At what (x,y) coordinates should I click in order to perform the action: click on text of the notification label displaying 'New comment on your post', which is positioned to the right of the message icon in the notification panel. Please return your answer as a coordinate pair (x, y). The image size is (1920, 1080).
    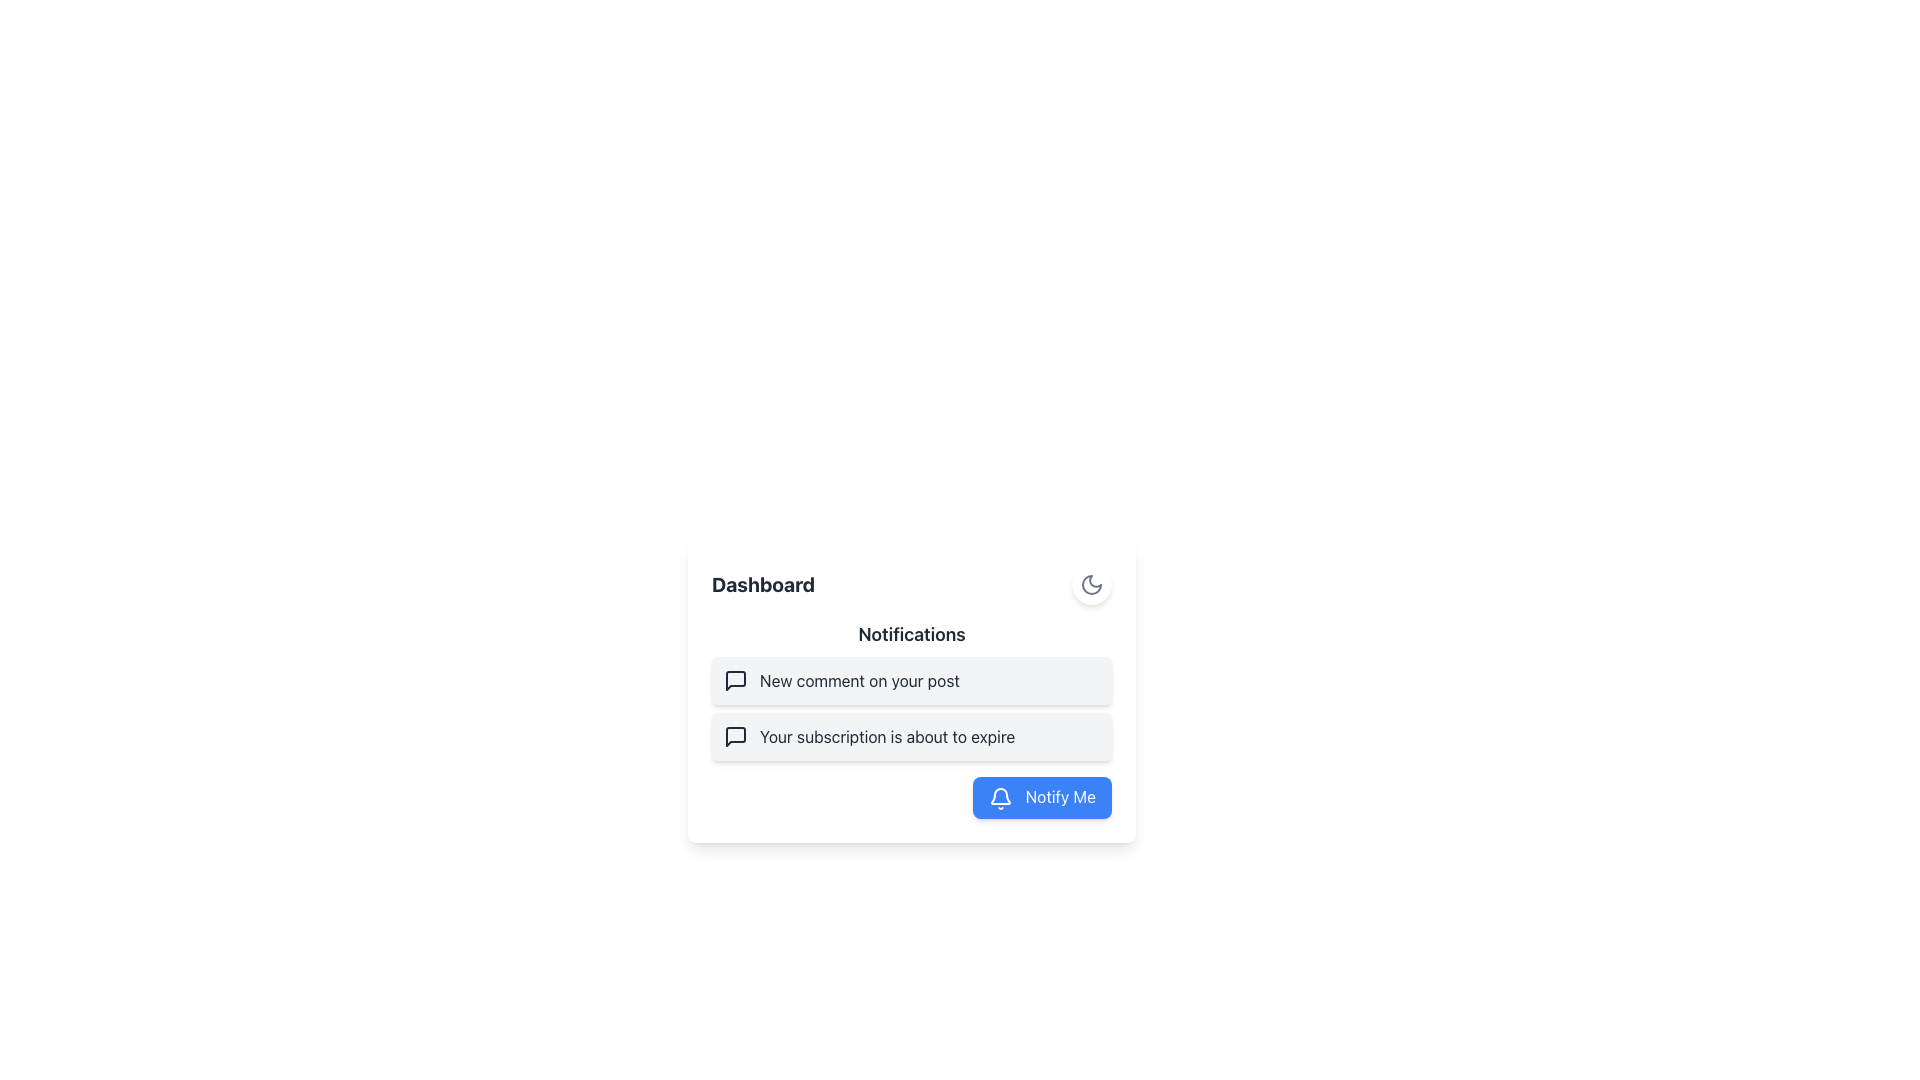
    Looking at the image, I should click on (859, 680).